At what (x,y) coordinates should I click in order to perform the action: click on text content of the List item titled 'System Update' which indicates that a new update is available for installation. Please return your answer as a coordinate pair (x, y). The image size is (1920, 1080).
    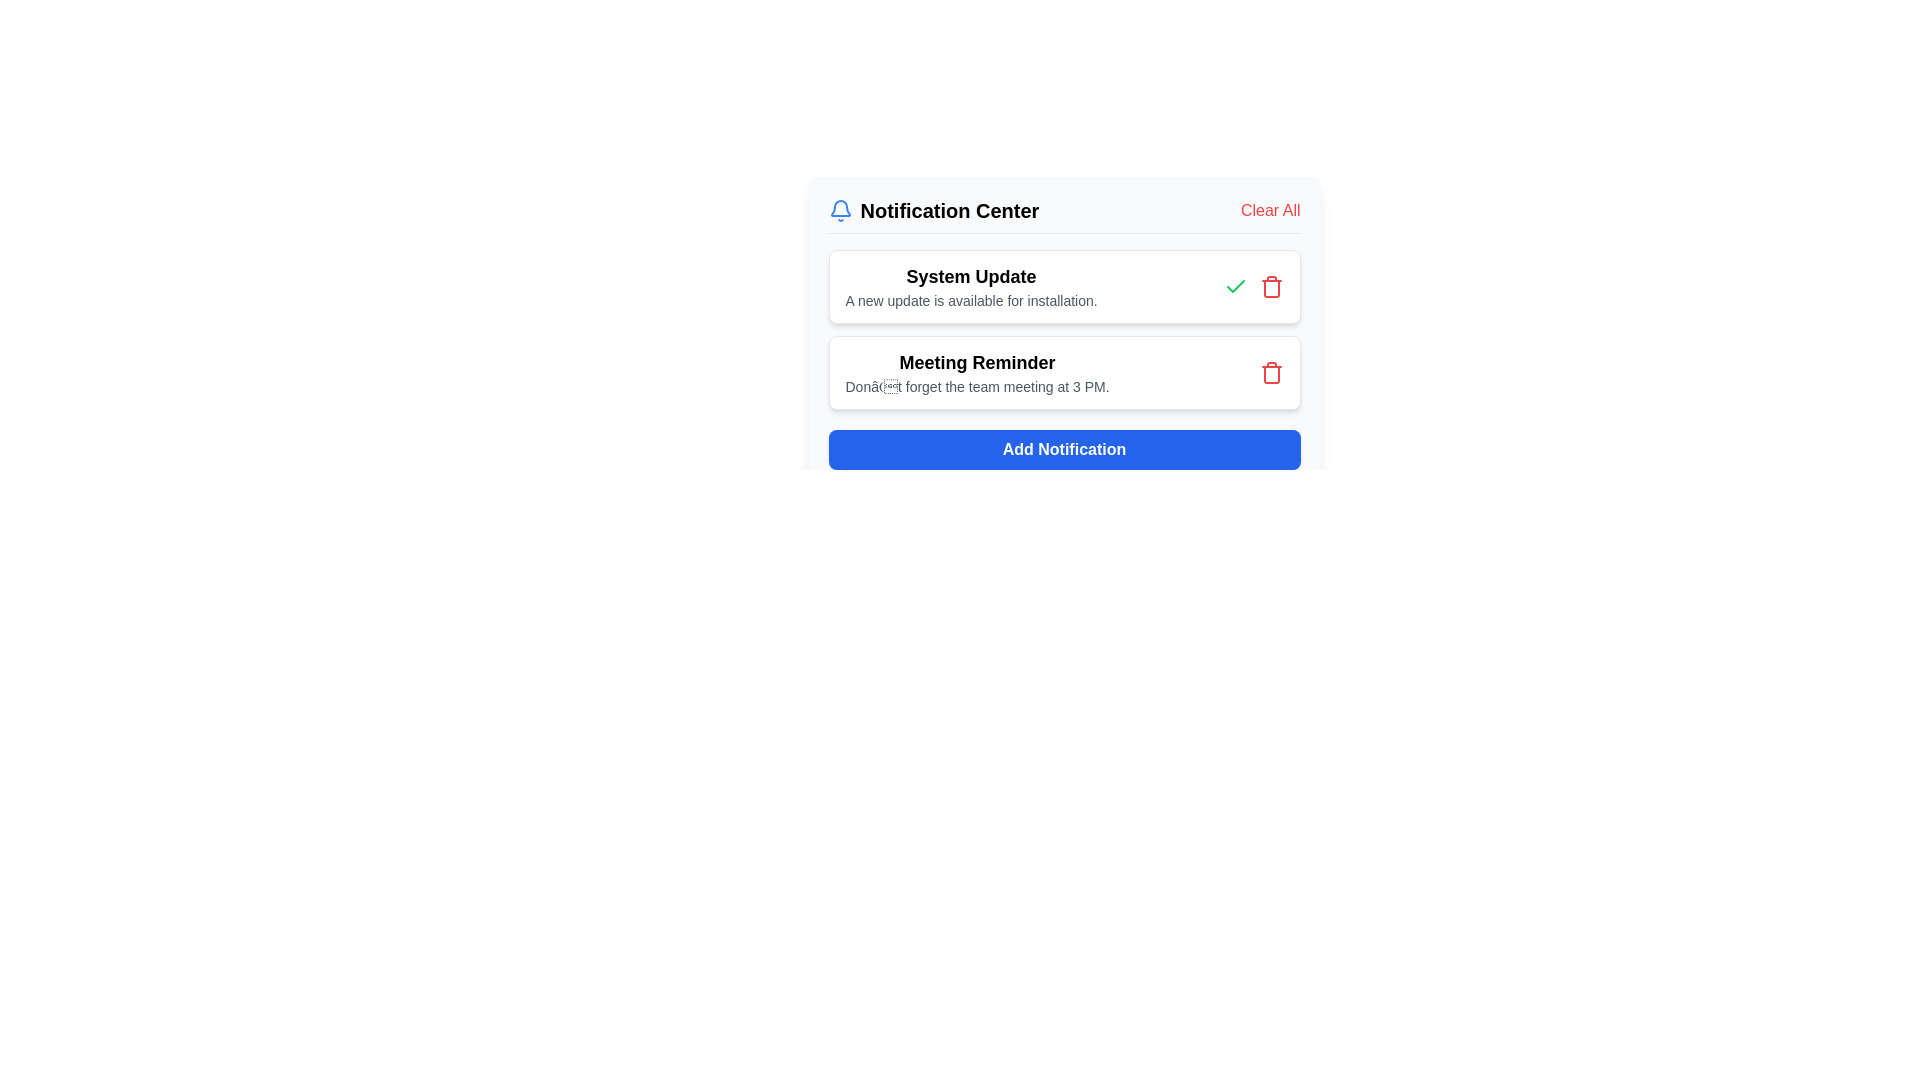
    Looking at the image, I should click on (971, 286).